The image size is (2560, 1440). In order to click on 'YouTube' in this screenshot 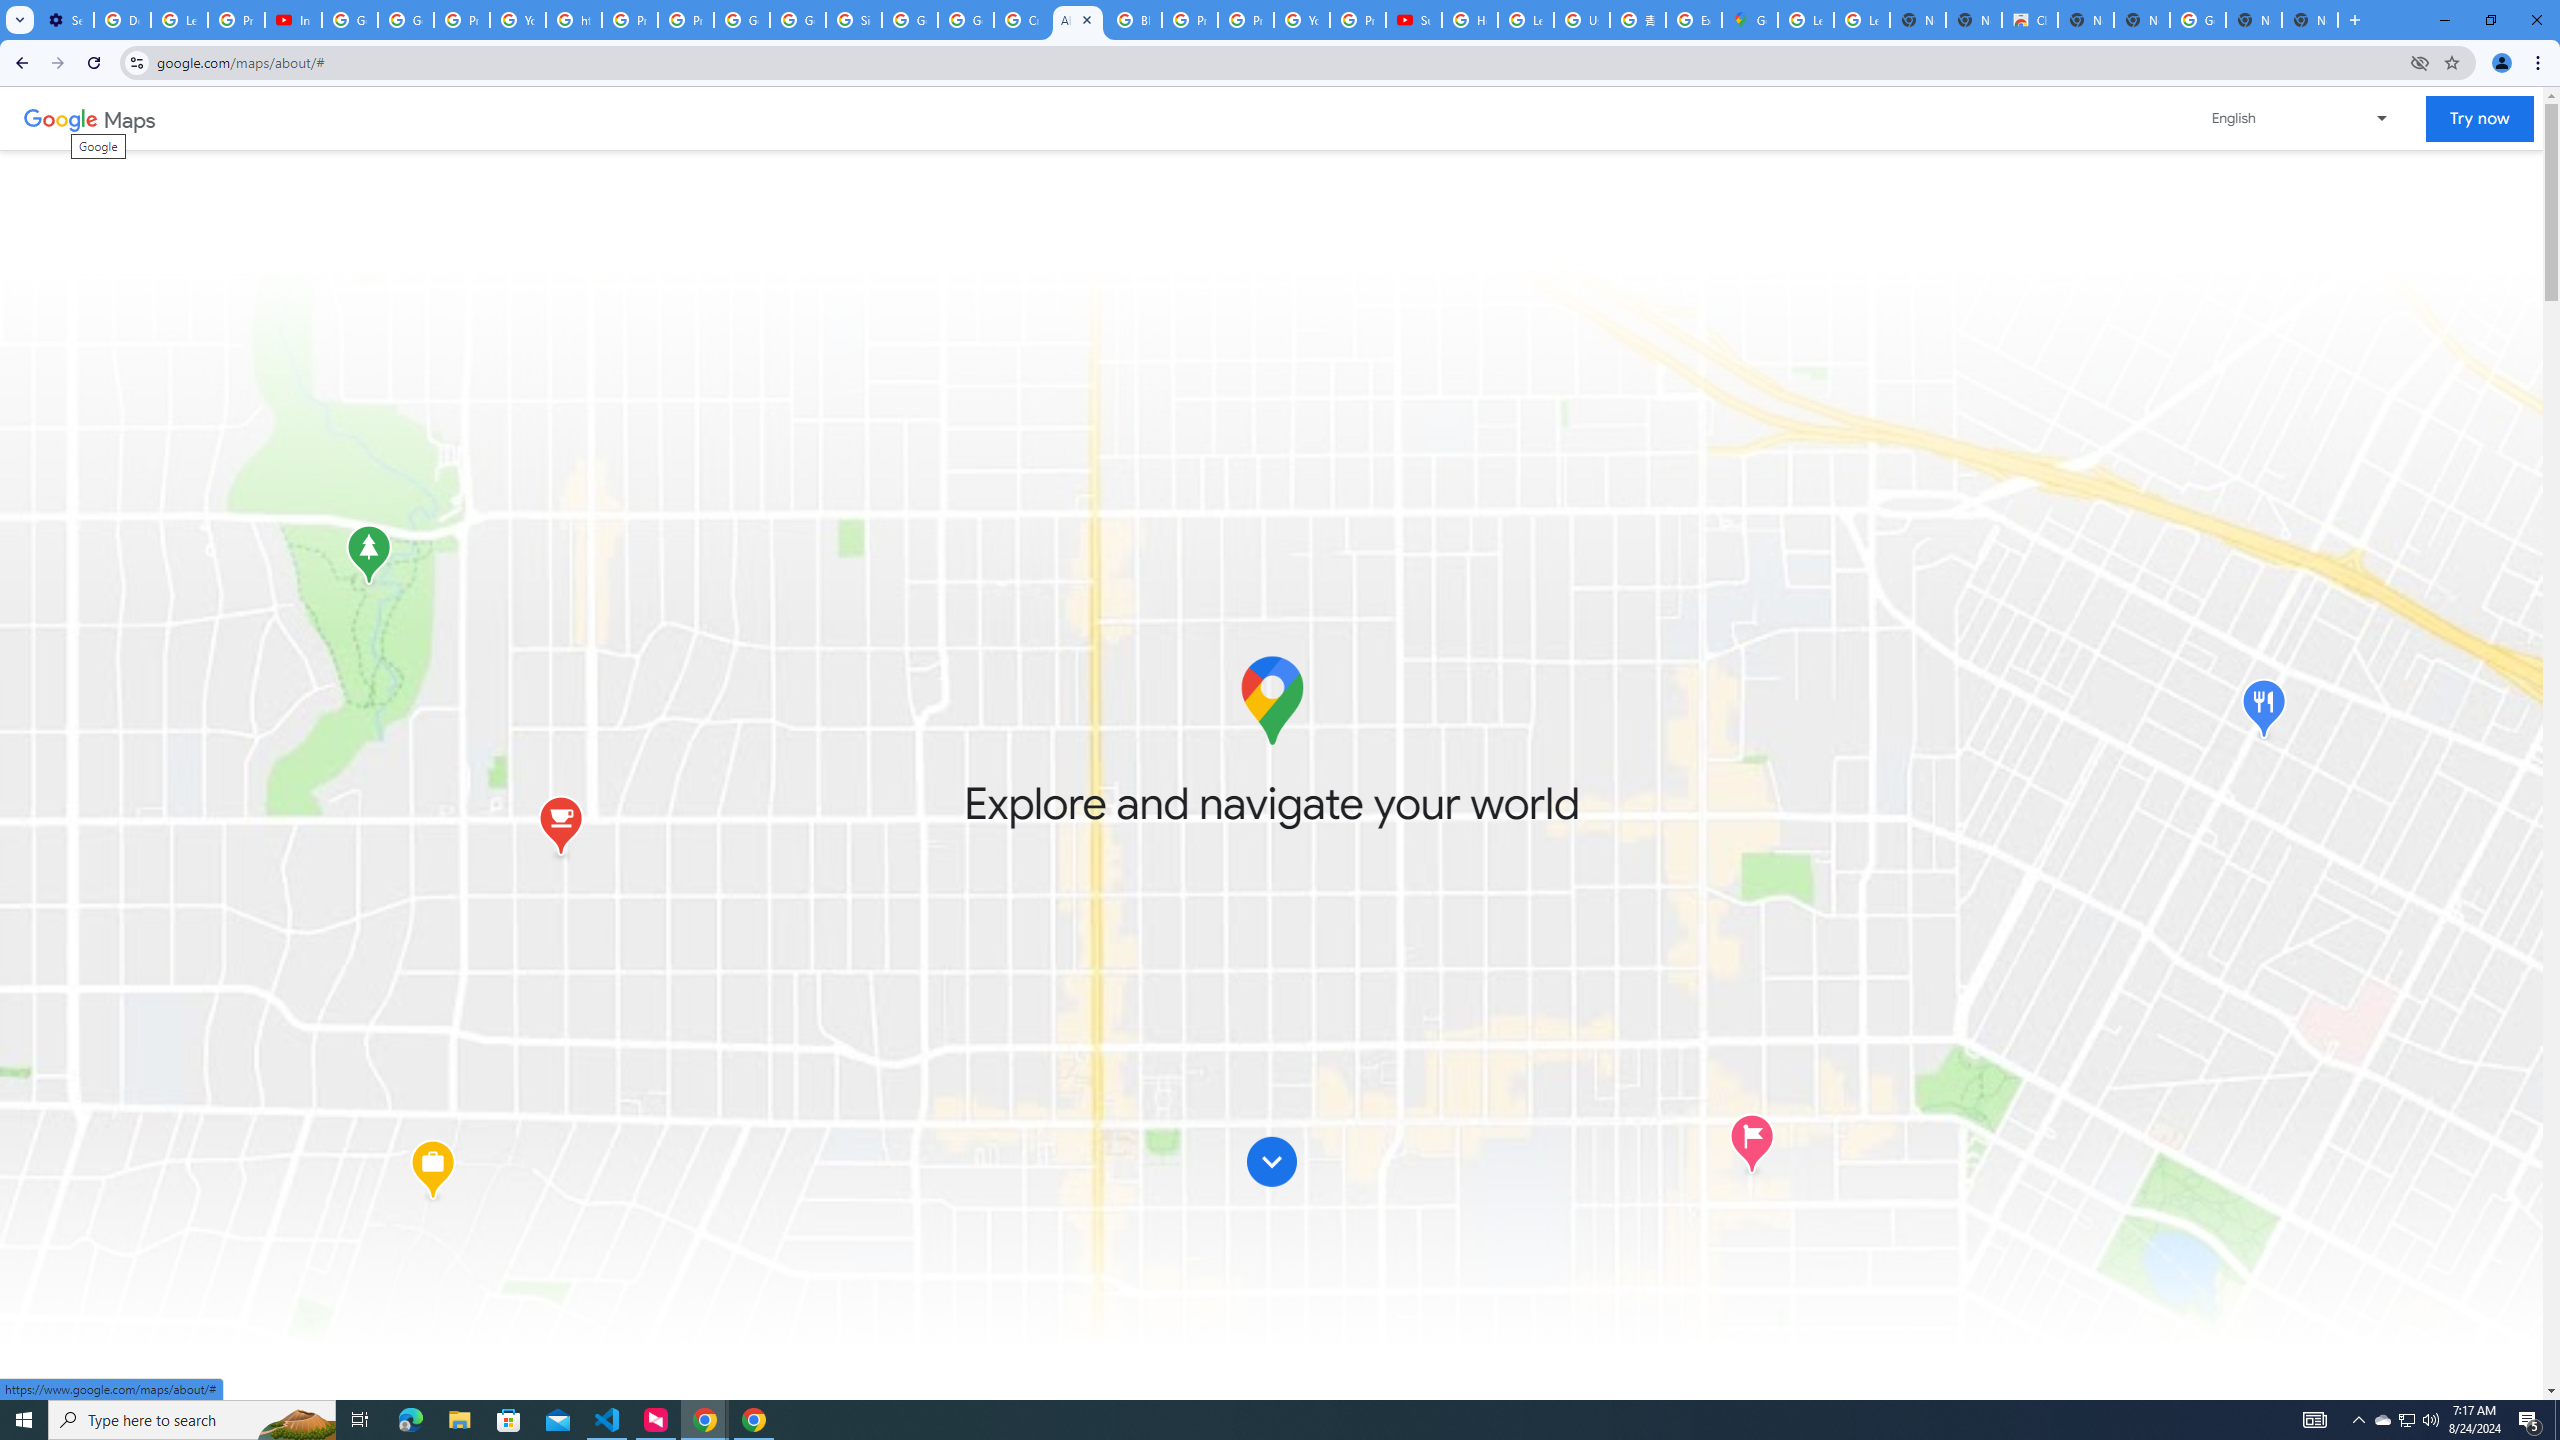, I will do `click(1300, 19)`.